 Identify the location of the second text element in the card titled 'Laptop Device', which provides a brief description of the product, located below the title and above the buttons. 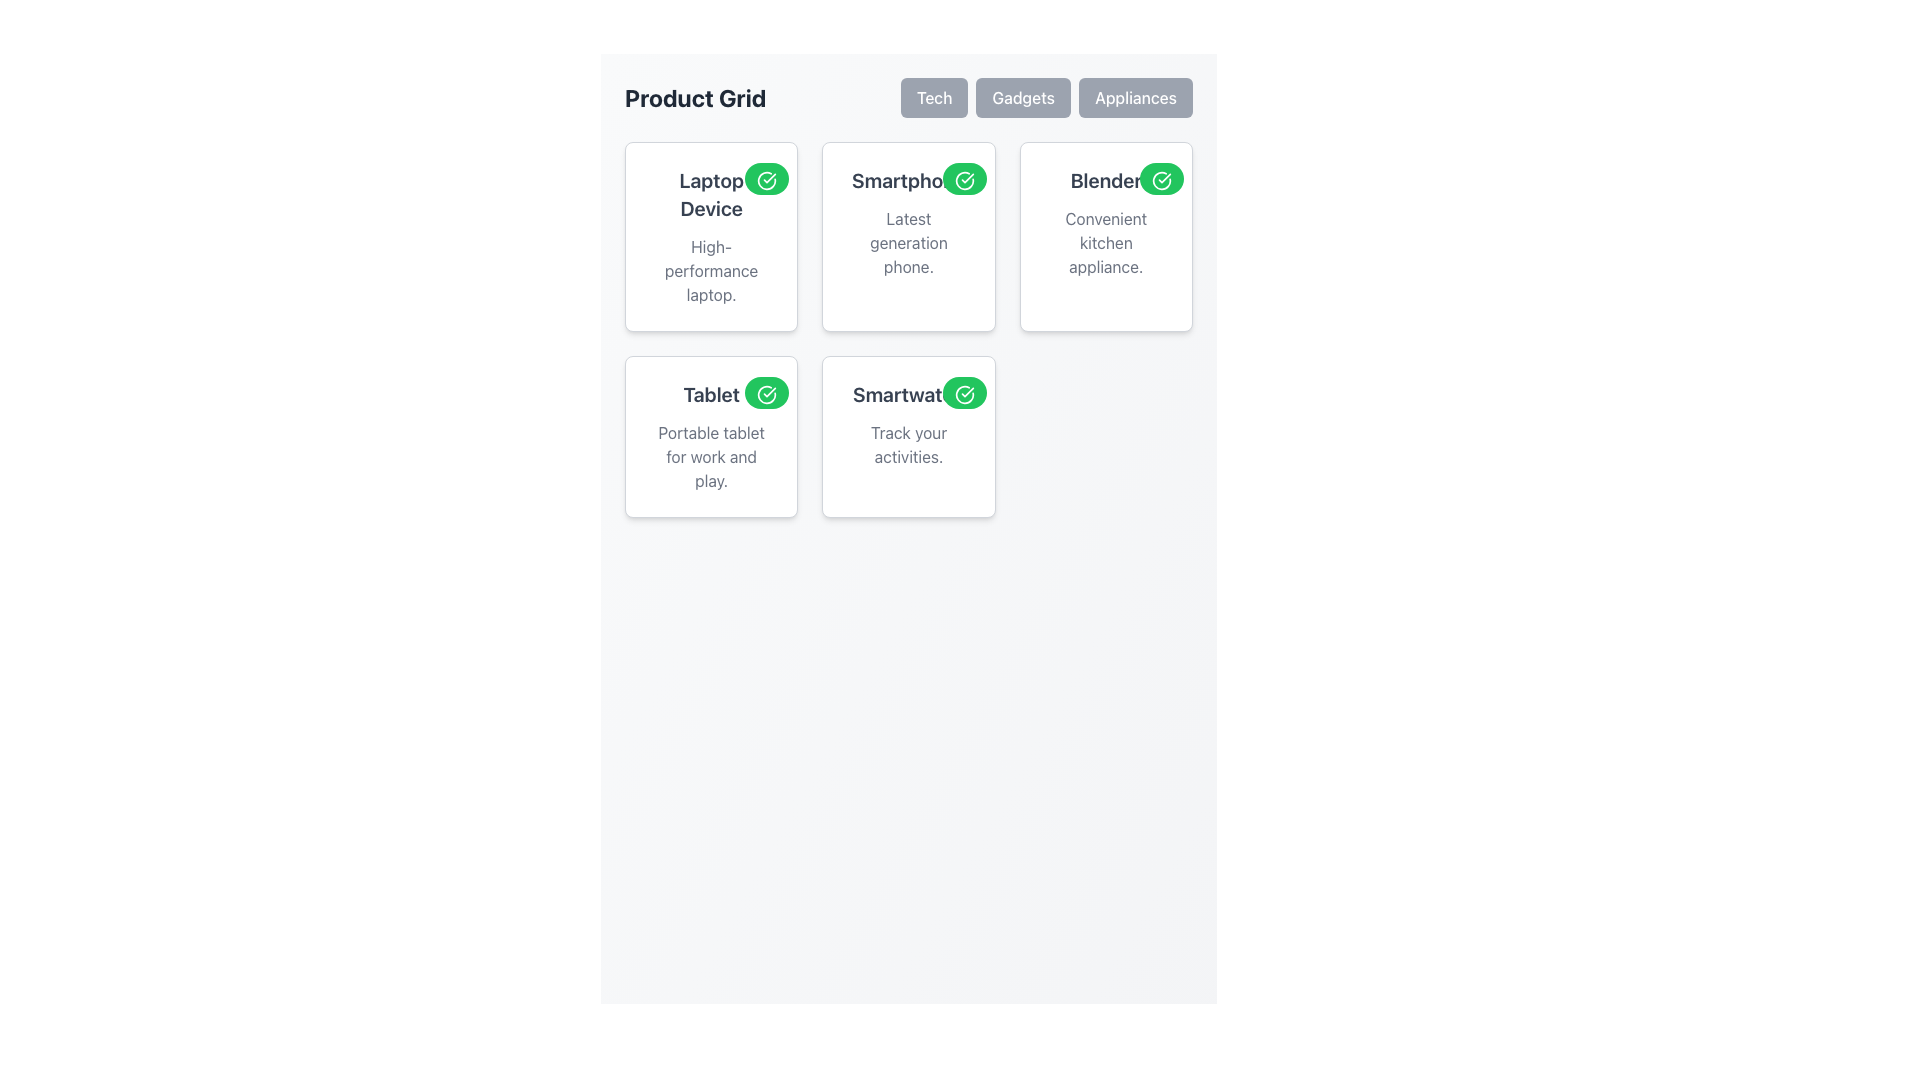
(711, 270).